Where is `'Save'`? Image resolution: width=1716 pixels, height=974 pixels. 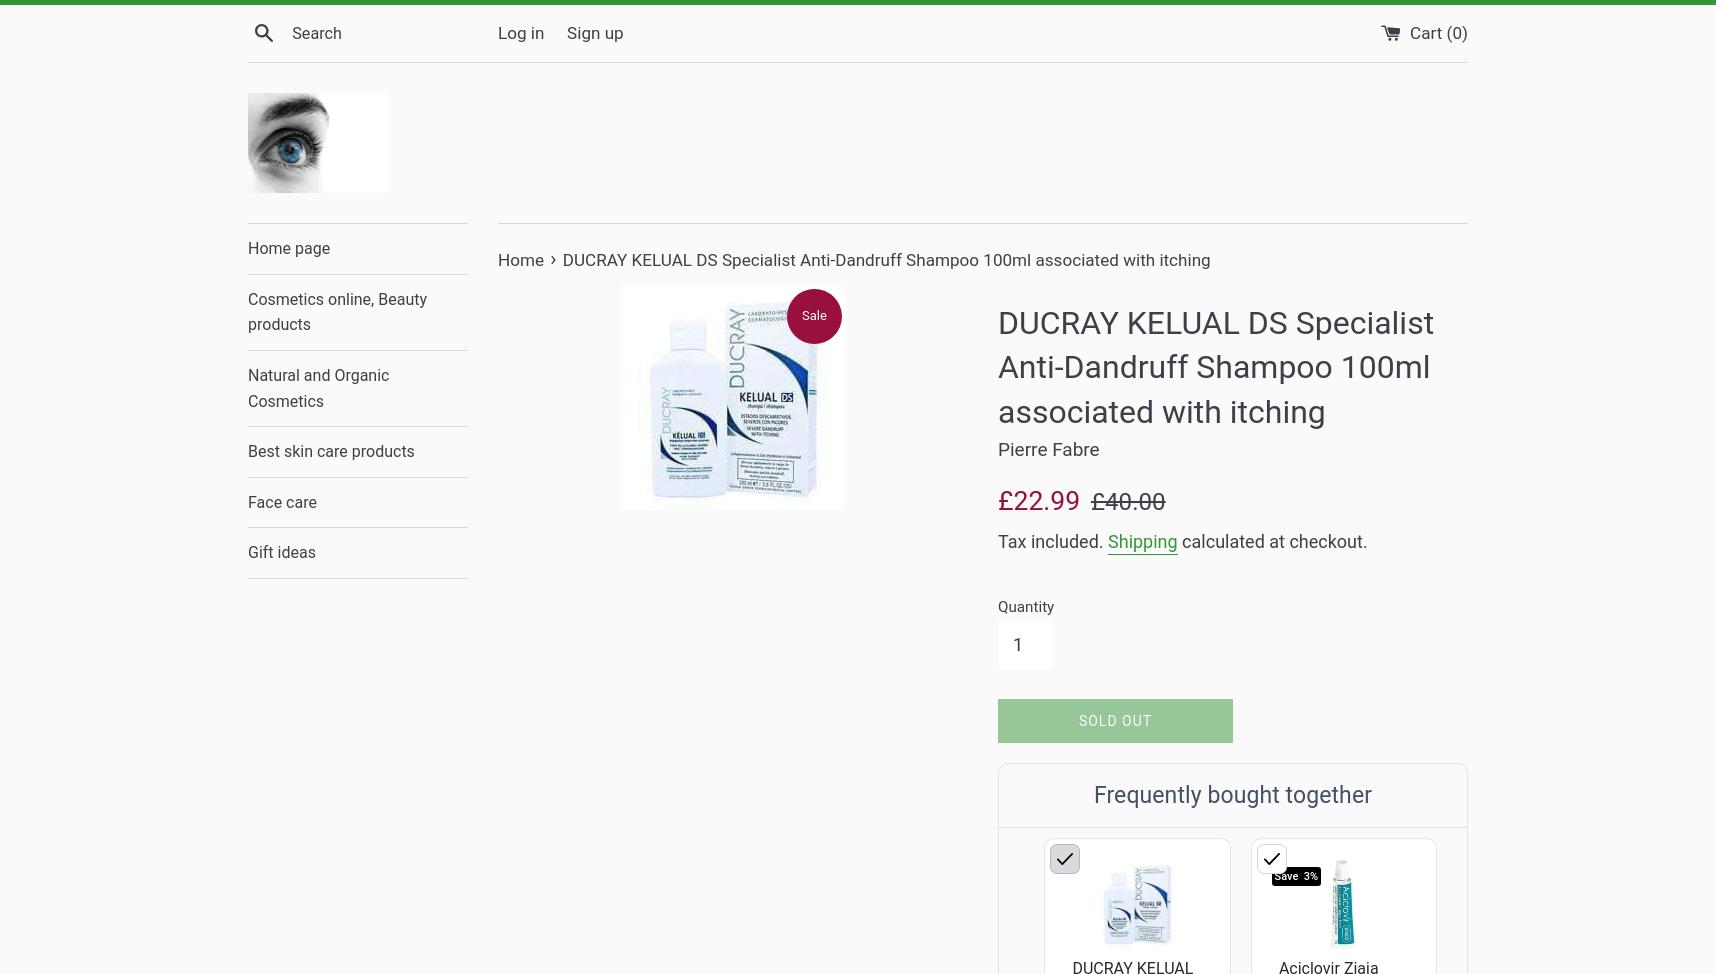
'Save' is located at coordinates (1285, 876).